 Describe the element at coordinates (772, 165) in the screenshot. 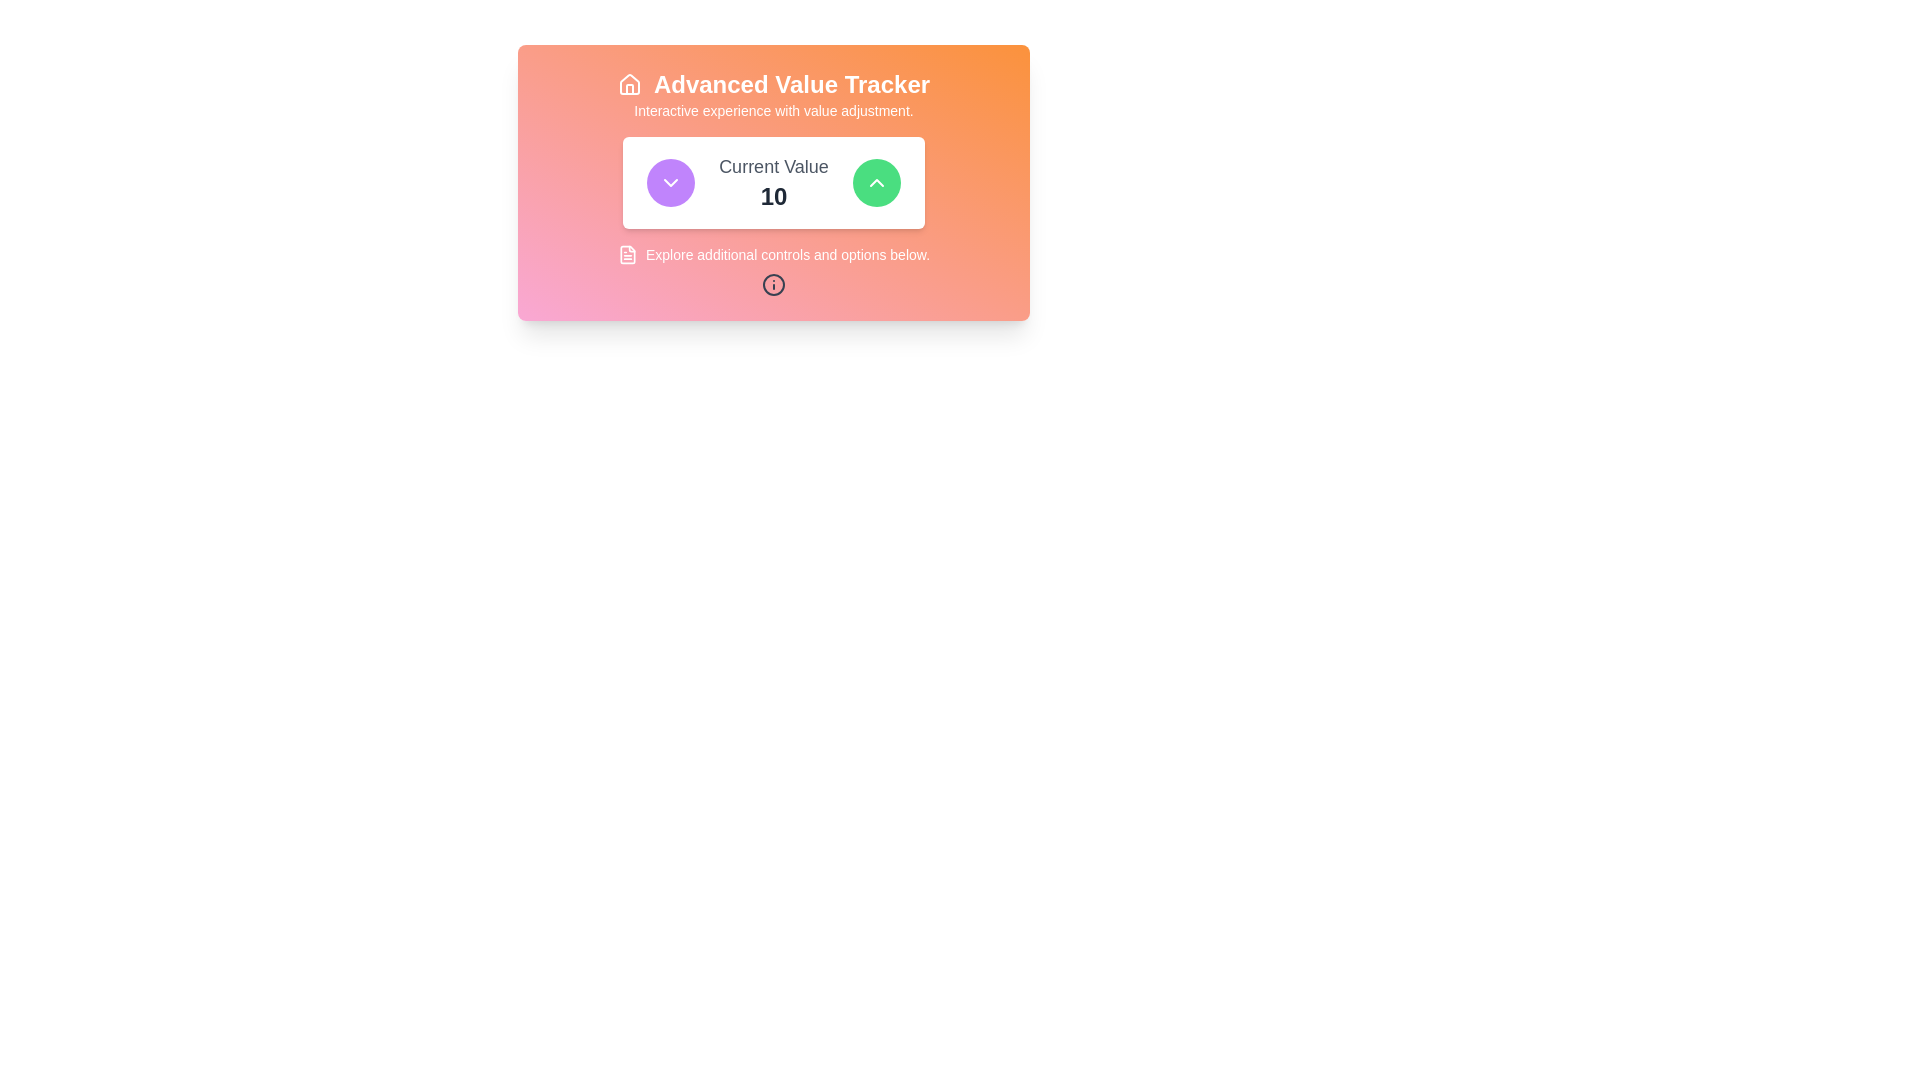

I see `the static text label that provides context for the number displayed below, which is positioned above the text '10' and between two buttons with arrows` at that location.